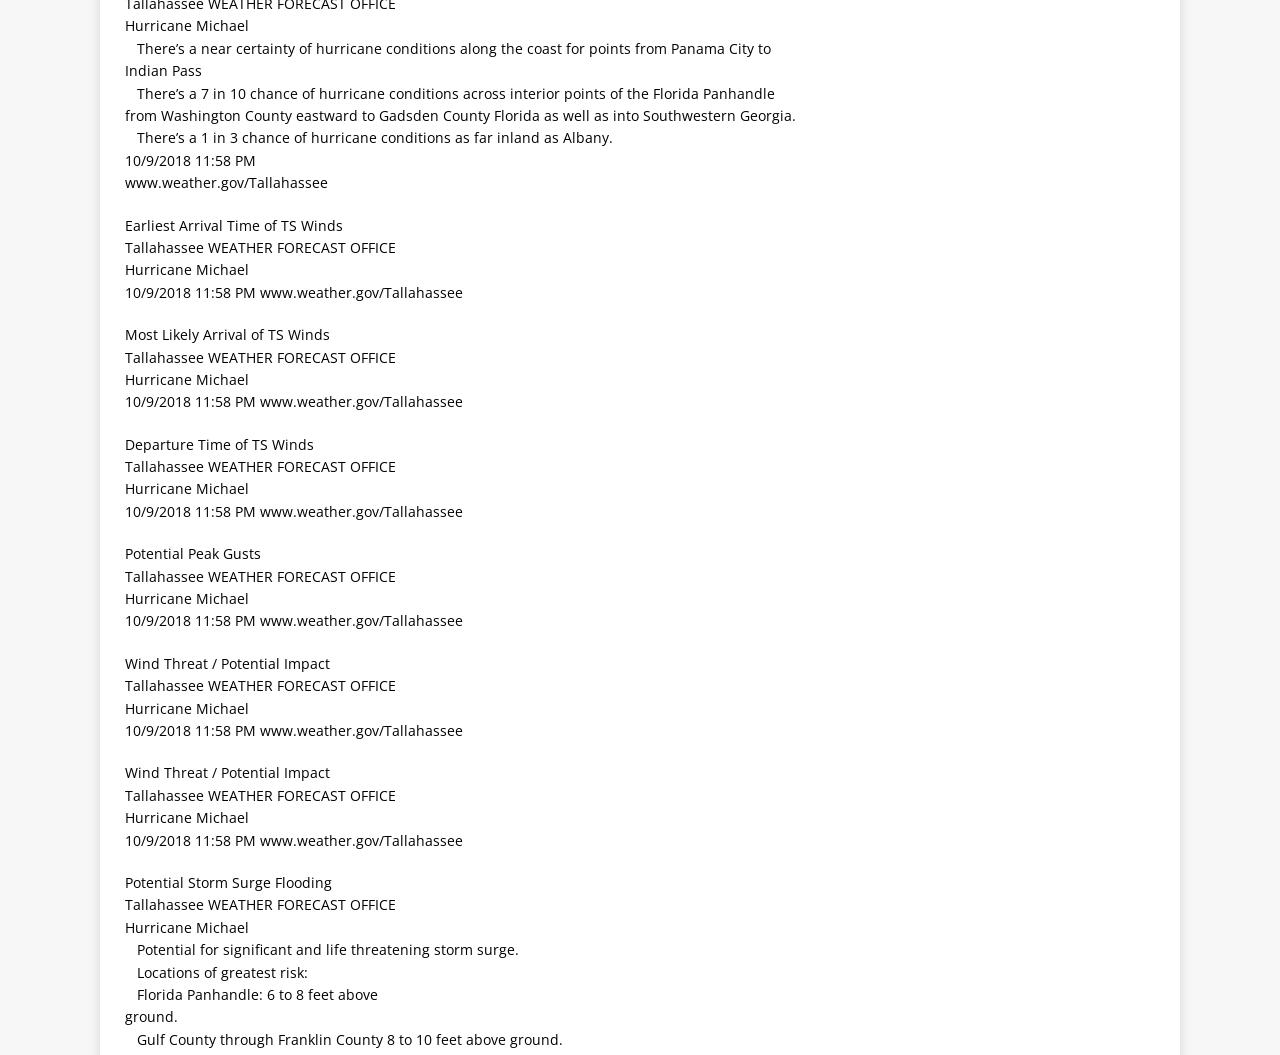 This screenshot has width=1280, height=1055. I want to click on 'ground.', so click(150, 1015).